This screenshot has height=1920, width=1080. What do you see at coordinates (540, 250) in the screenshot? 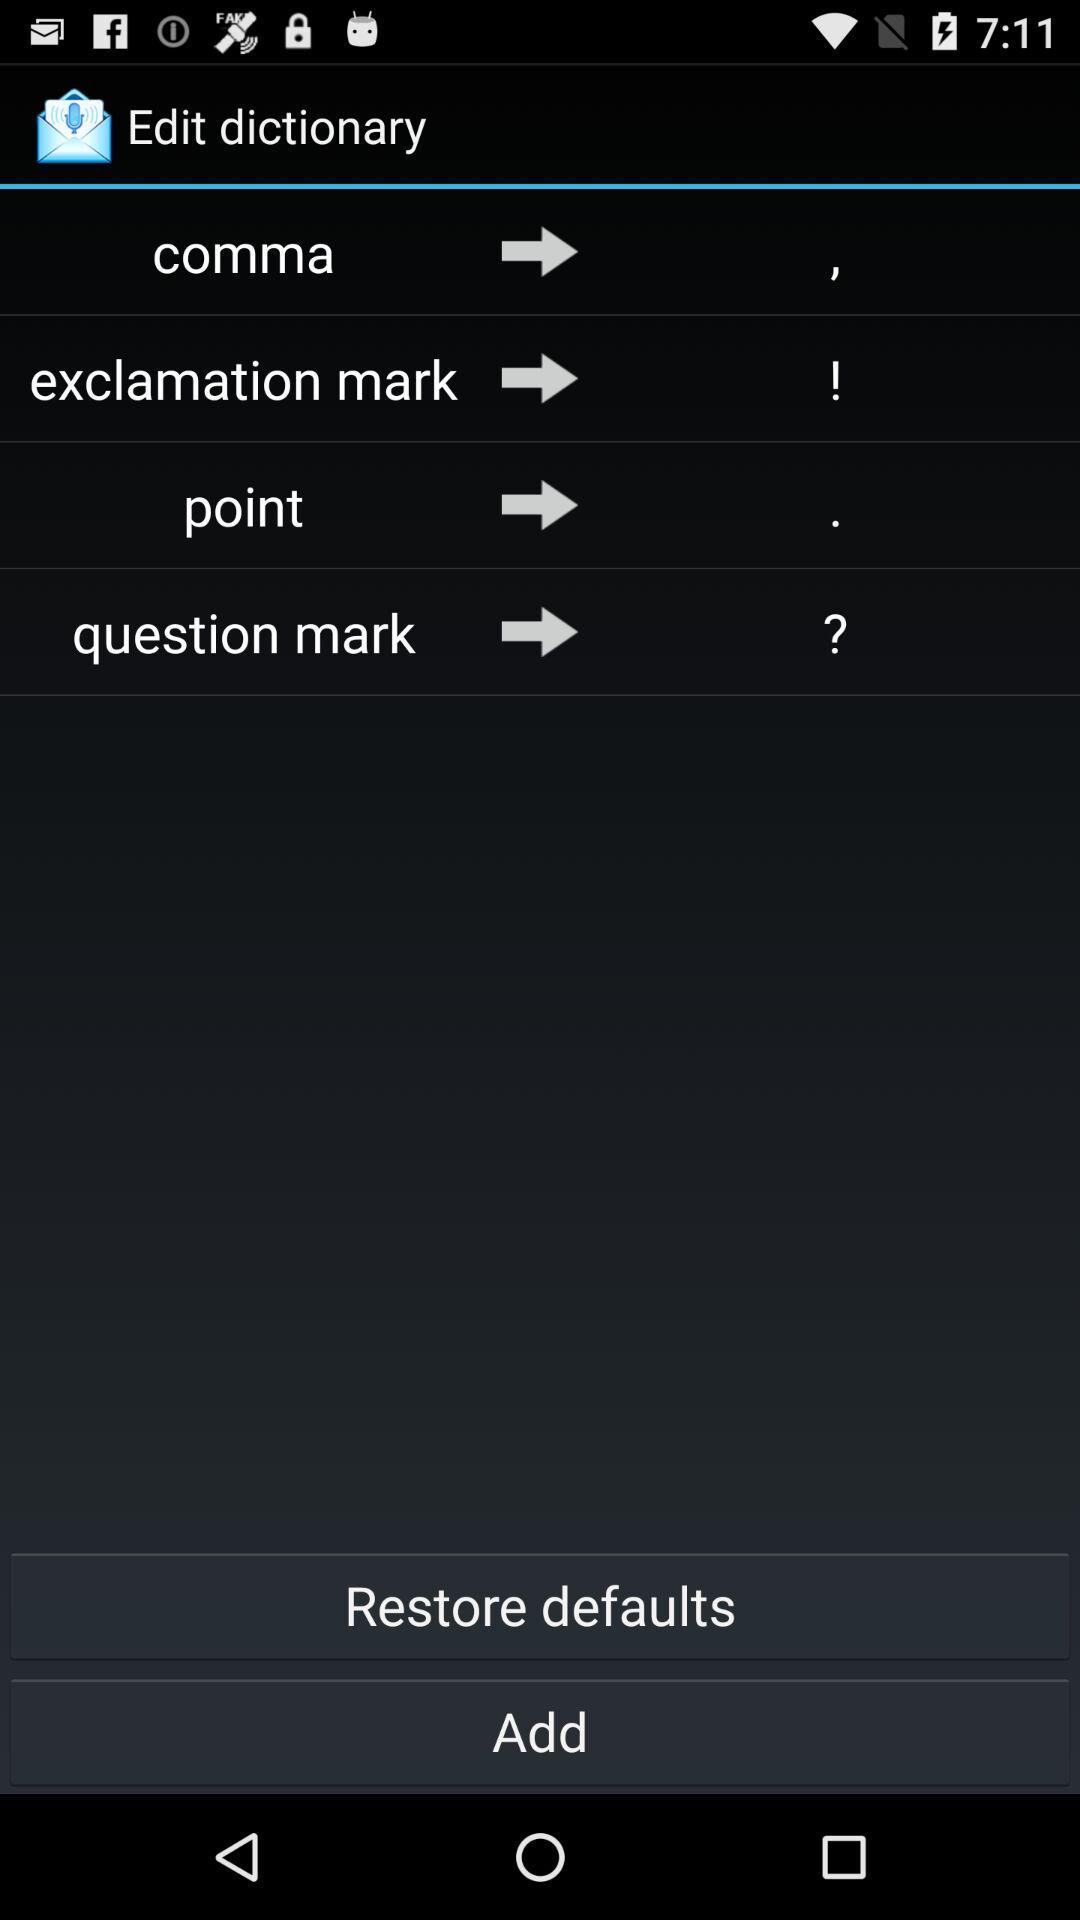
I see `the item next to the comma` at bounding box center [540, 250].